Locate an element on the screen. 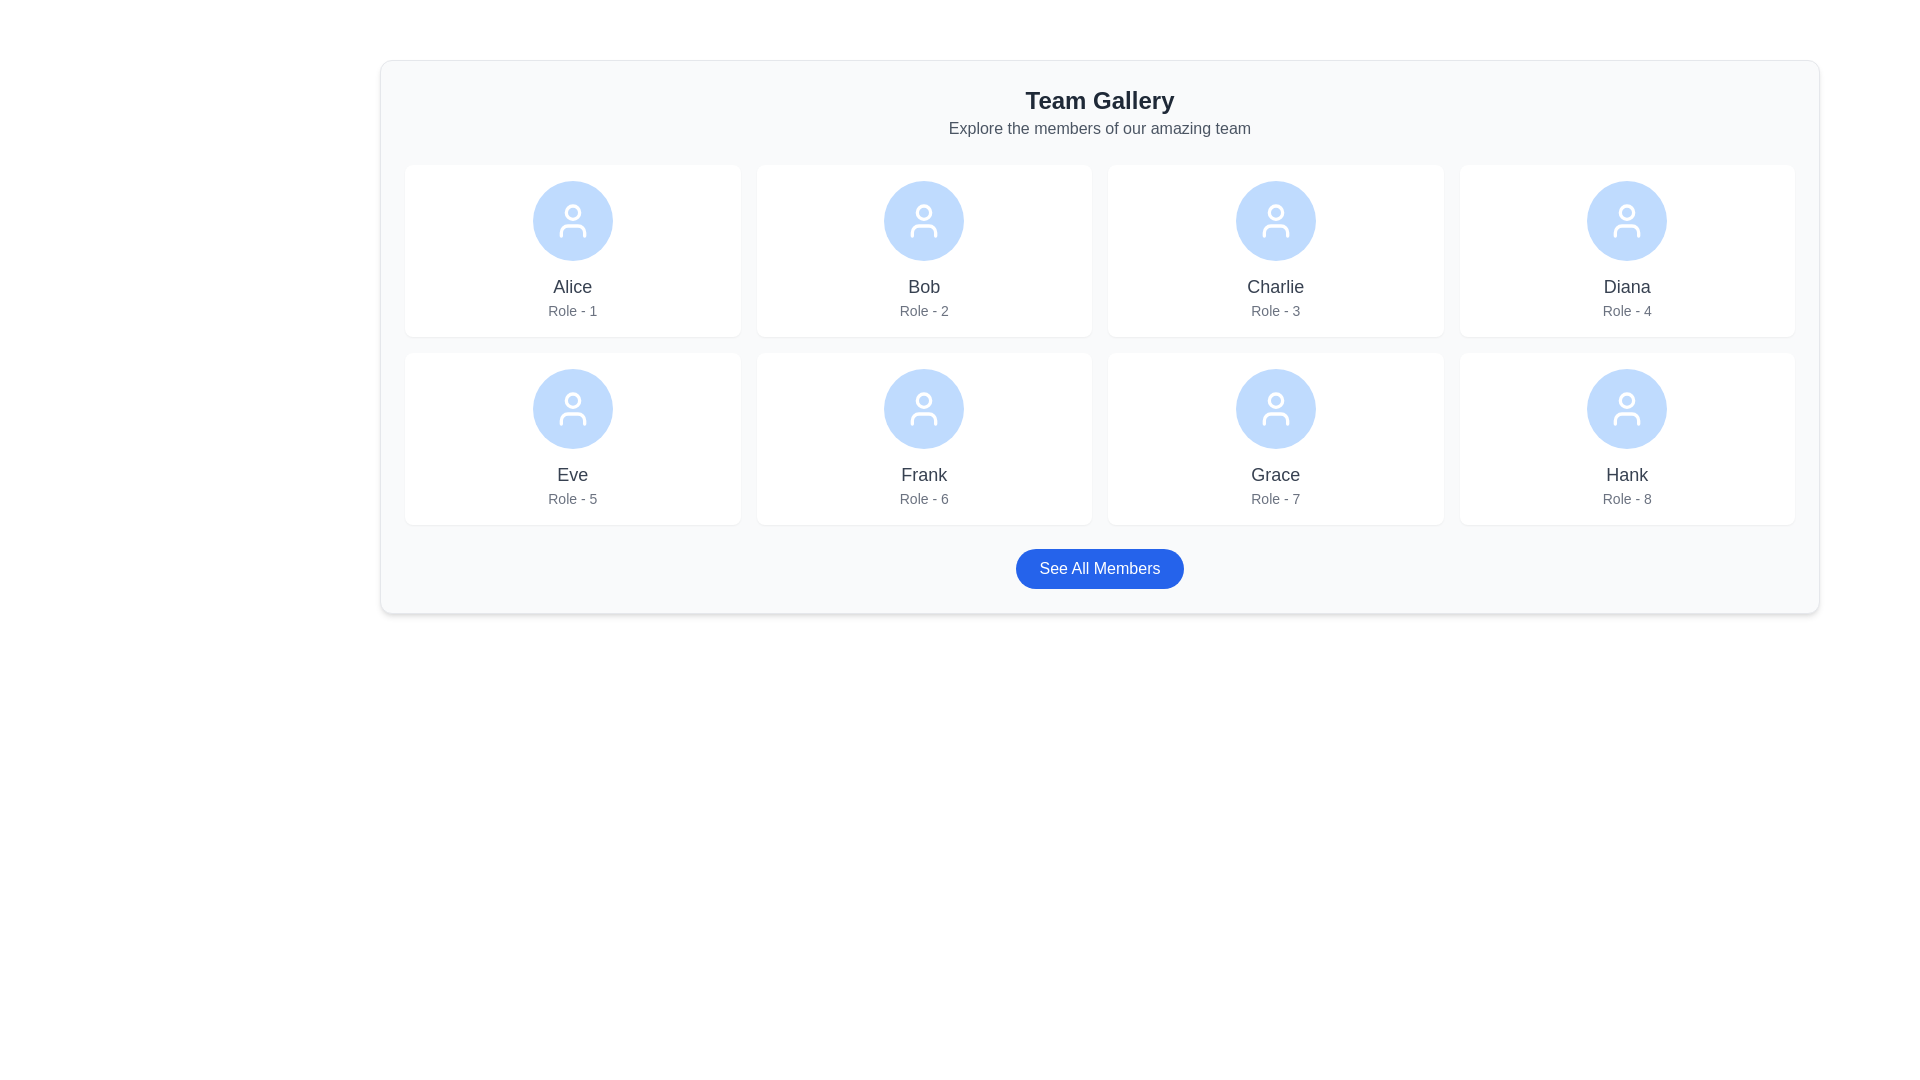 This screenshot has height=1080, width=1920. the Profile icon or avatar, which is a circular icon with a white user outline on a blue background, located within the card labeled 'Hank Role - 8' is located at coordinates (1627, 407).